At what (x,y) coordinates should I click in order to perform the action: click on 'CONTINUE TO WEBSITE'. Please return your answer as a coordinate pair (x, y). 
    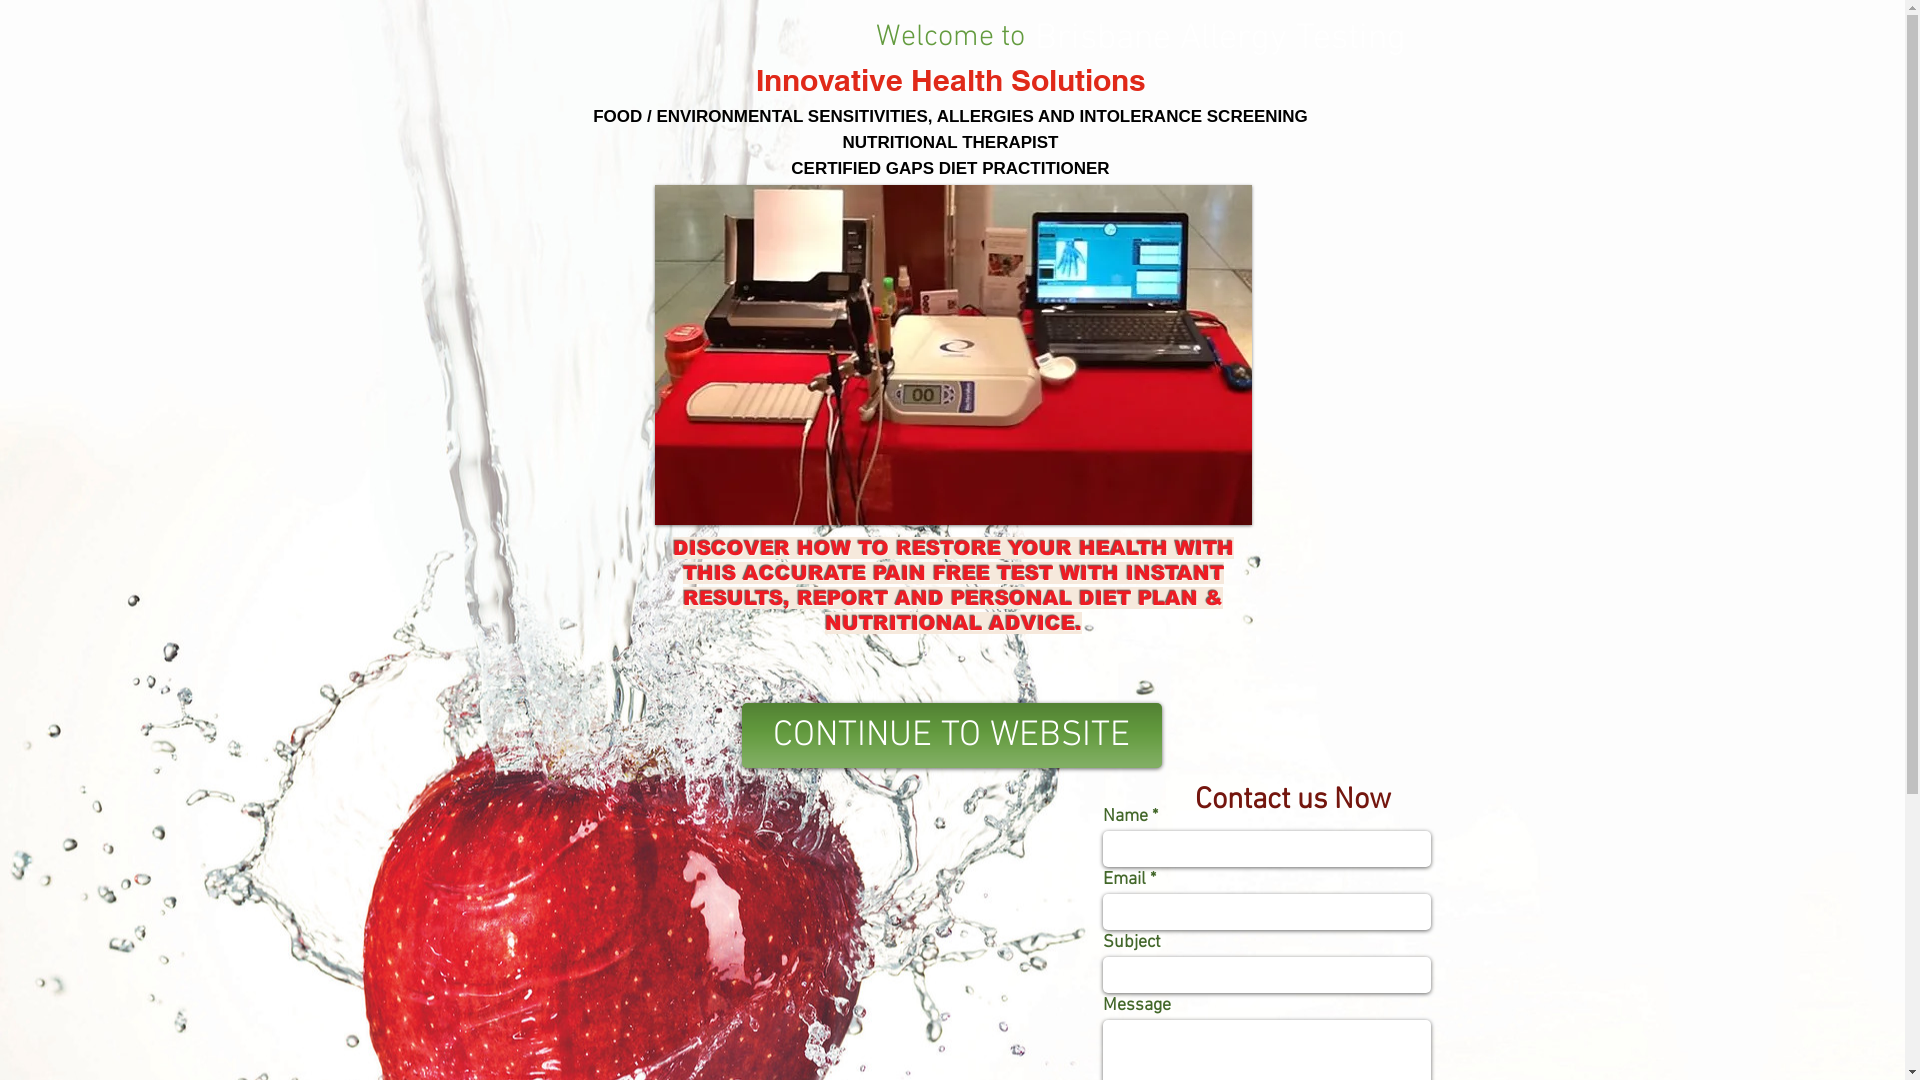
    Looking at the image, I should click on (950, 735).